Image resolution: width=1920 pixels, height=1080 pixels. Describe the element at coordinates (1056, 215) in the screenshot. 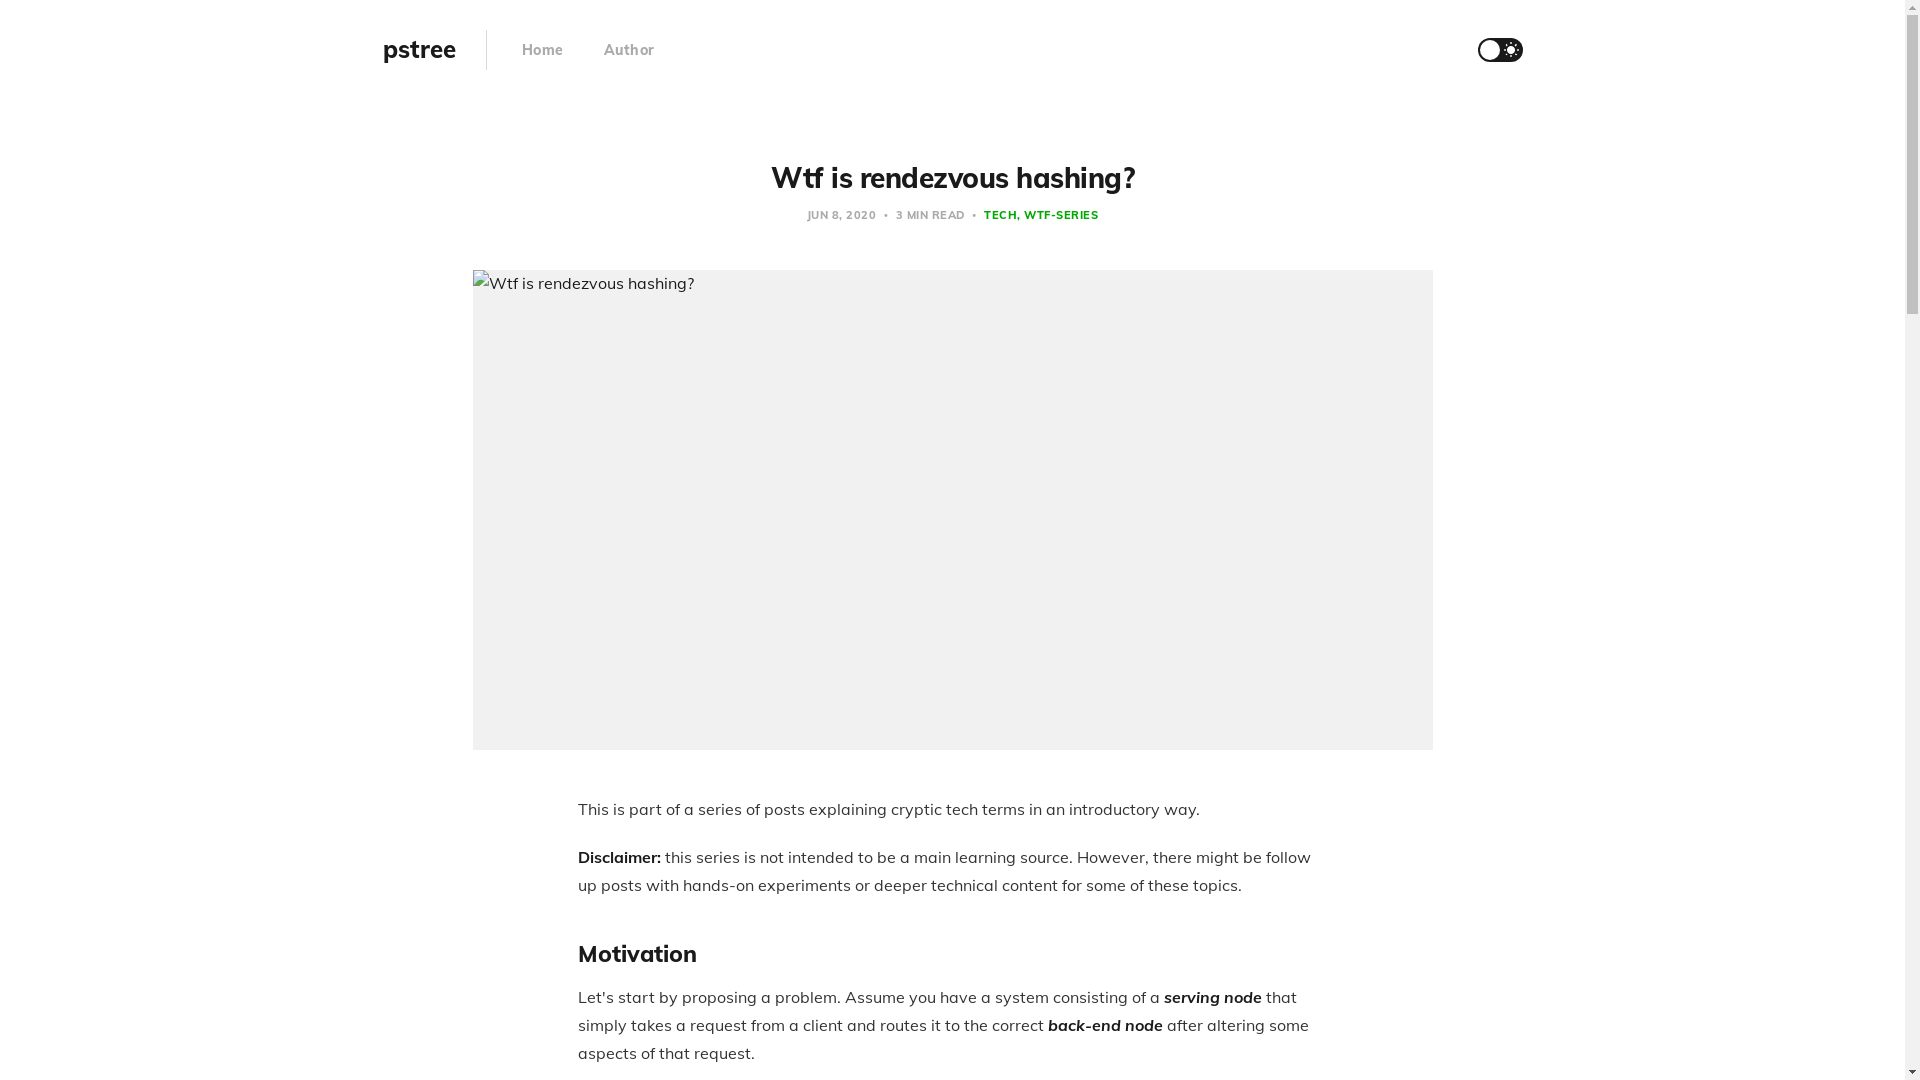

I see `'WTF-SERIES'` at that location.